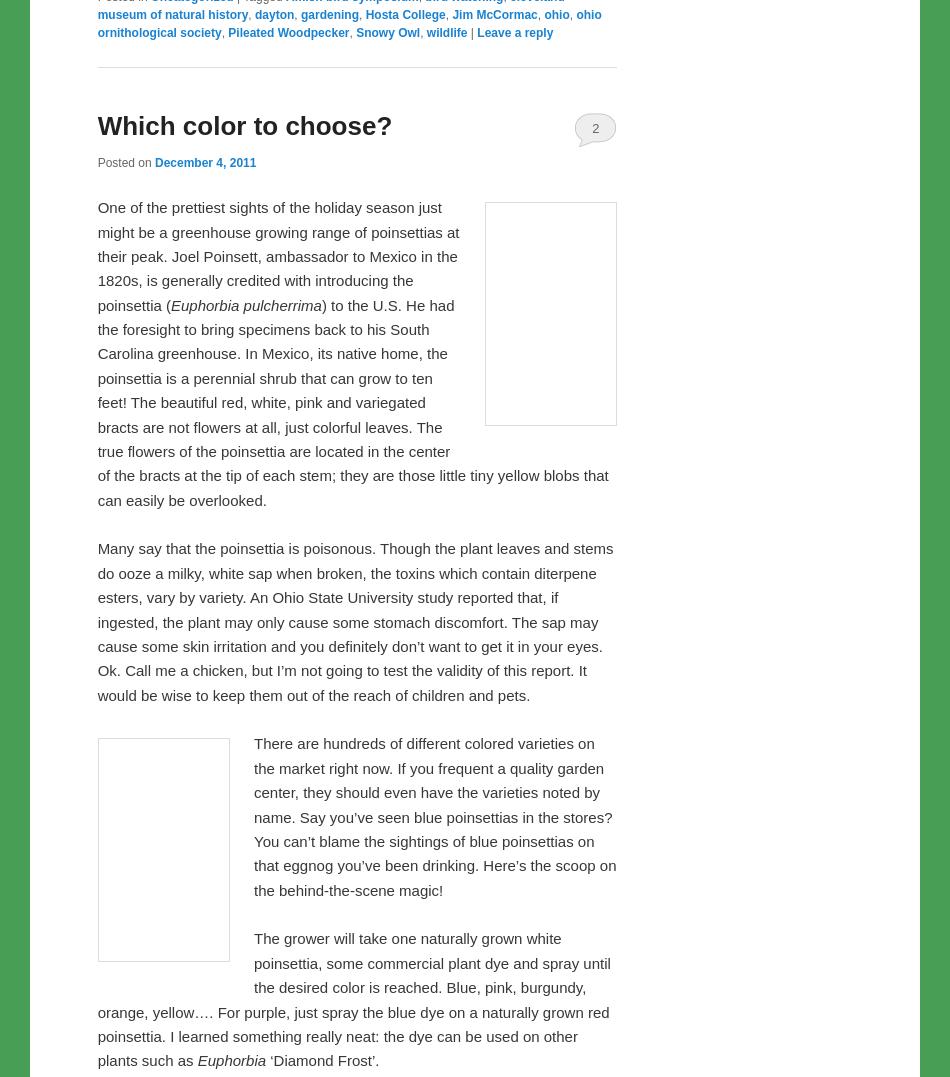 The width and height of the screenshot is (950, 1077). I want to click on 'Posted on', so click(125, 580).